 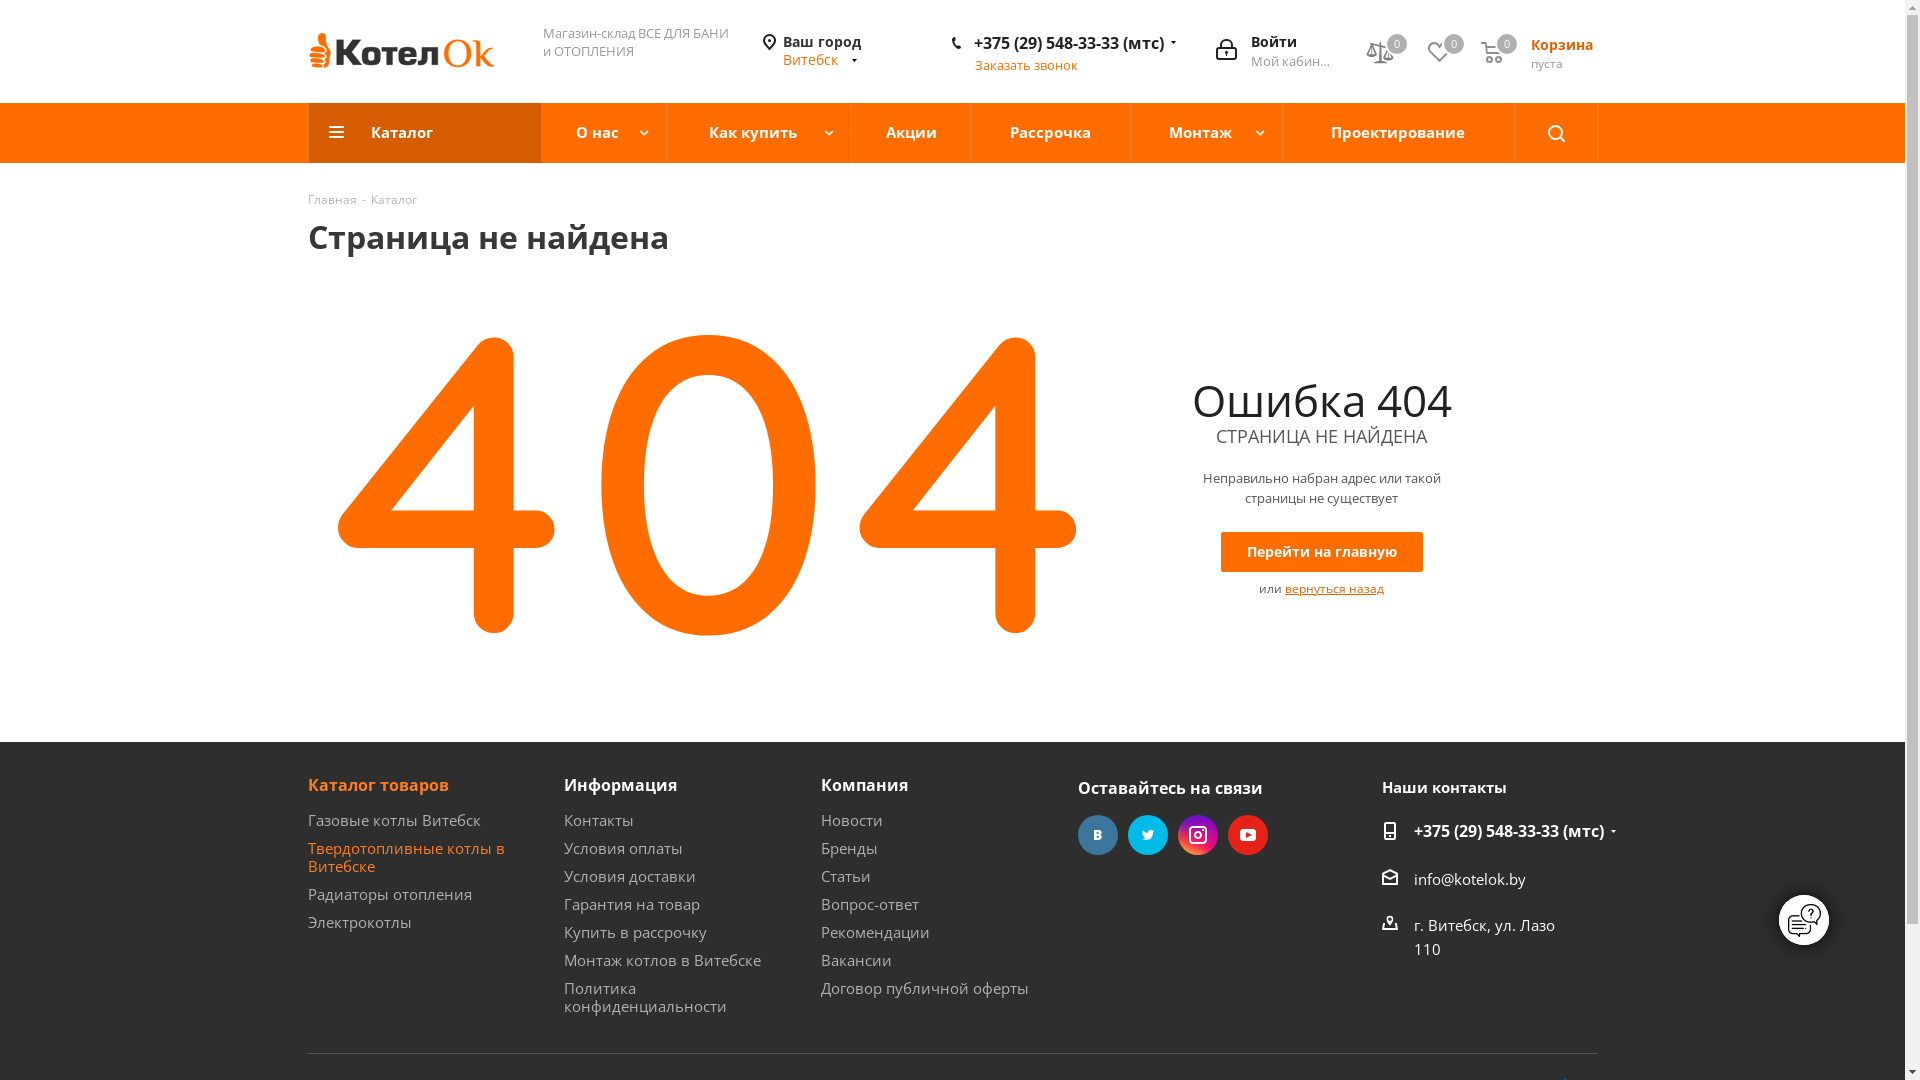 What do you see at coordinates (1147, 834) in the screenshot?
I see `'Twitter'` at bounding box center [1147, 834].